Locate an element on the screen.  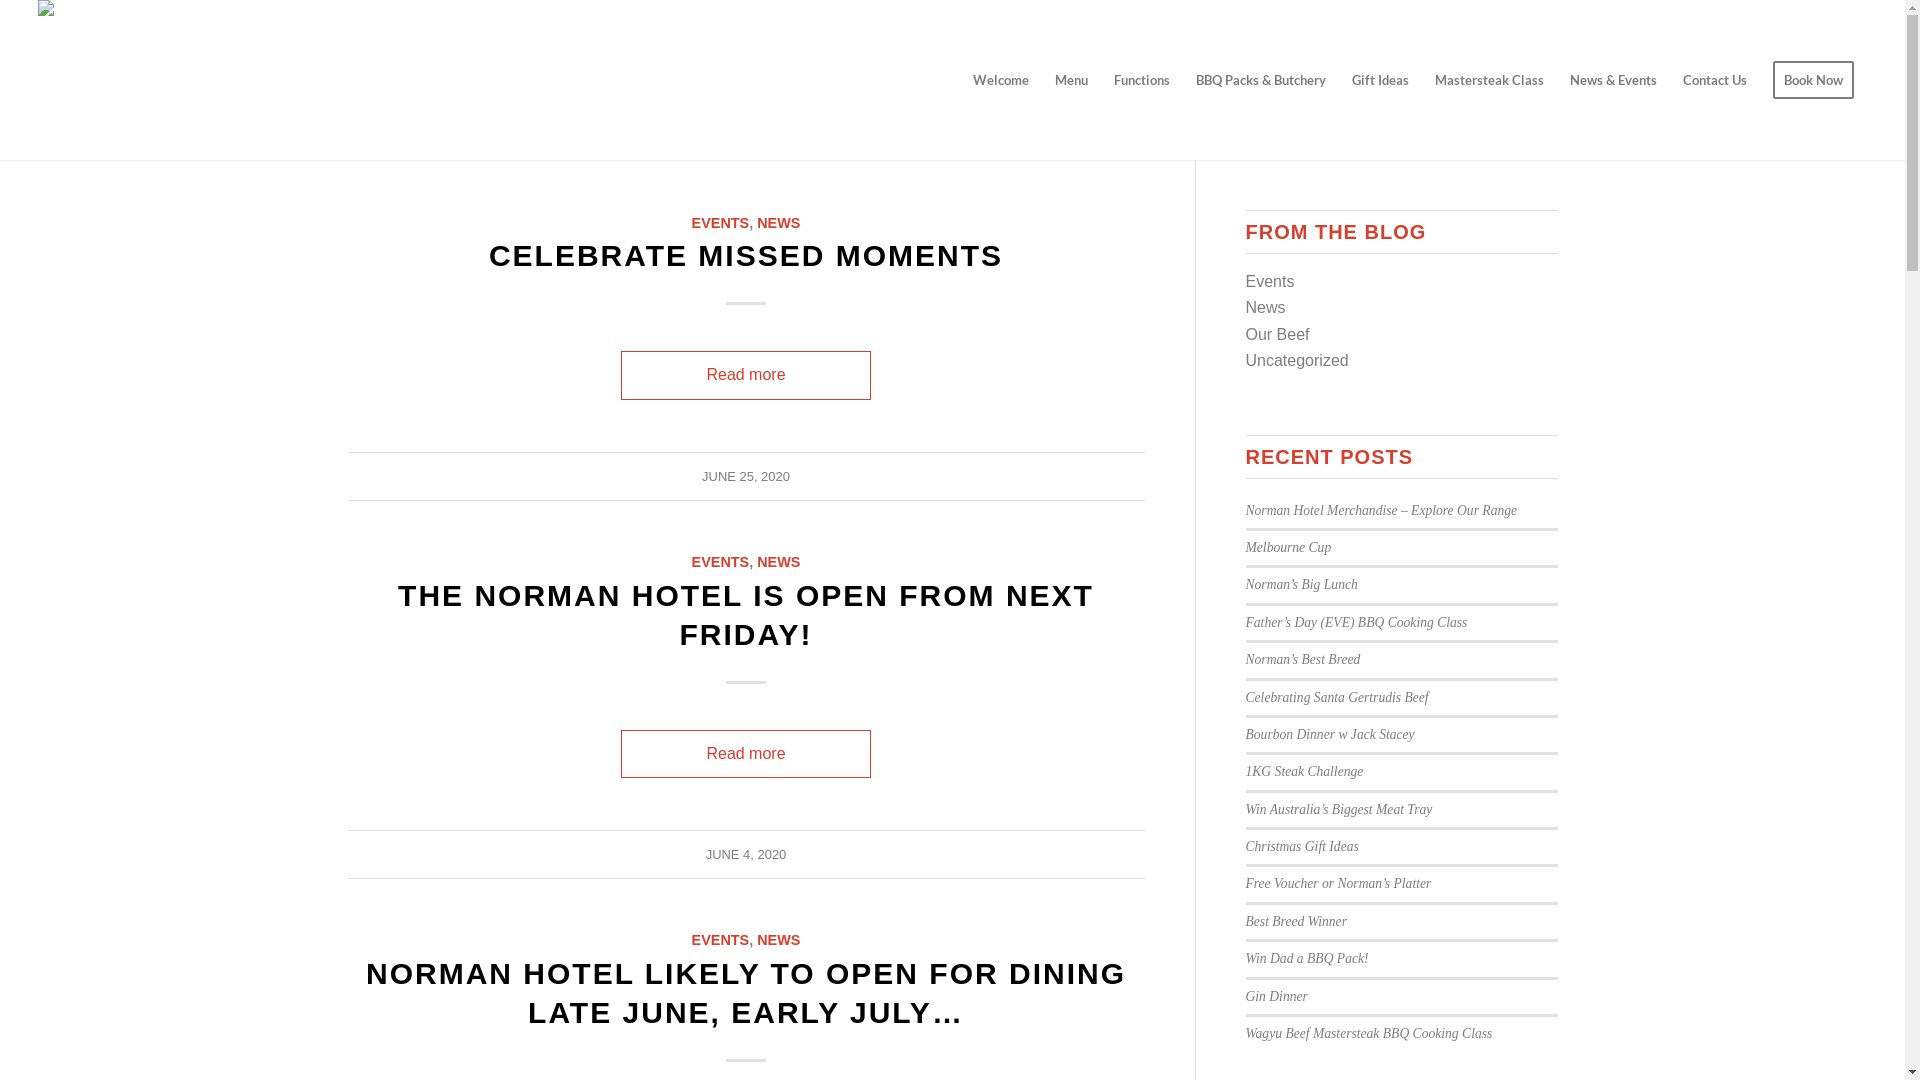
'Win Dad a BBQ Pack!' is located at coordinates (1307, 957).